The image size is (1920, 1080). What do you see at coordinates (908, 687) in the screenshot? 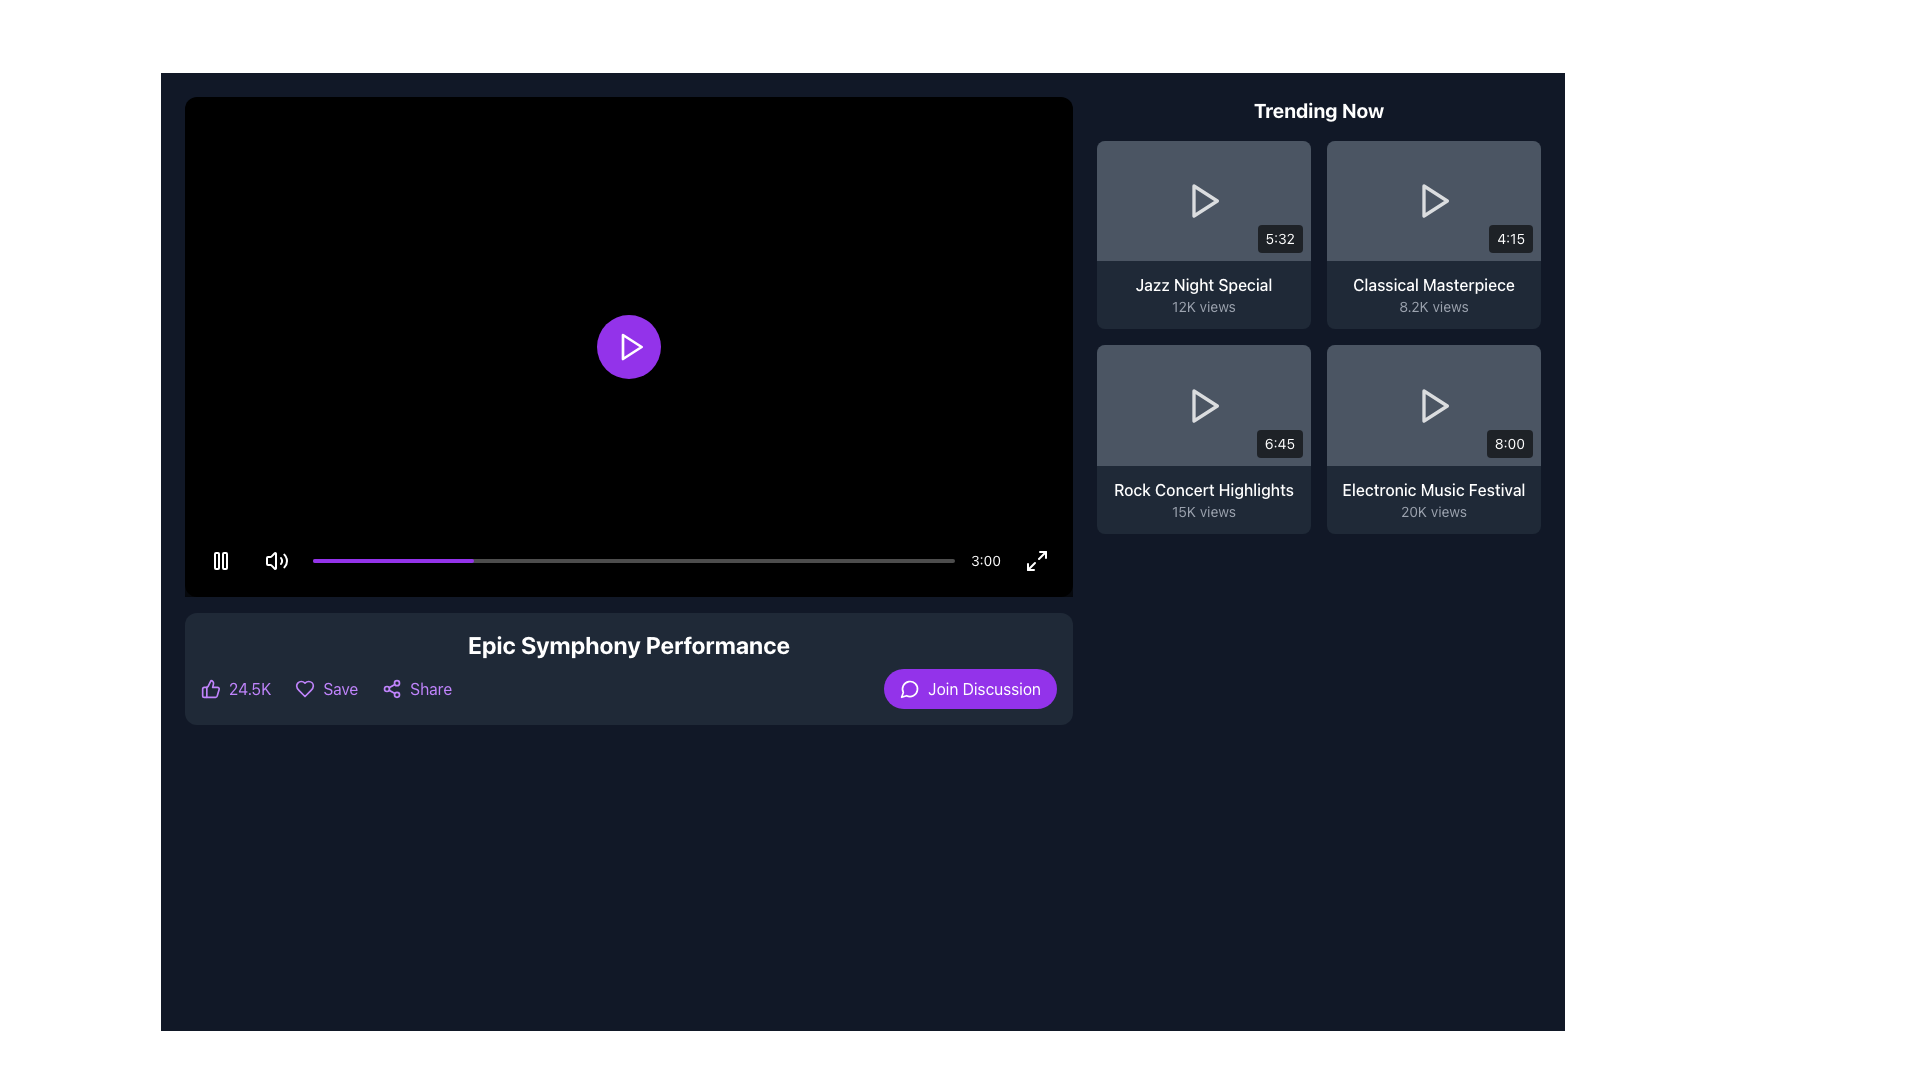
I see `the circular chat bubble icon located to the left of the 'Join Discussion' button in the interface footer below the main video player` at bounding box center [908, 687].